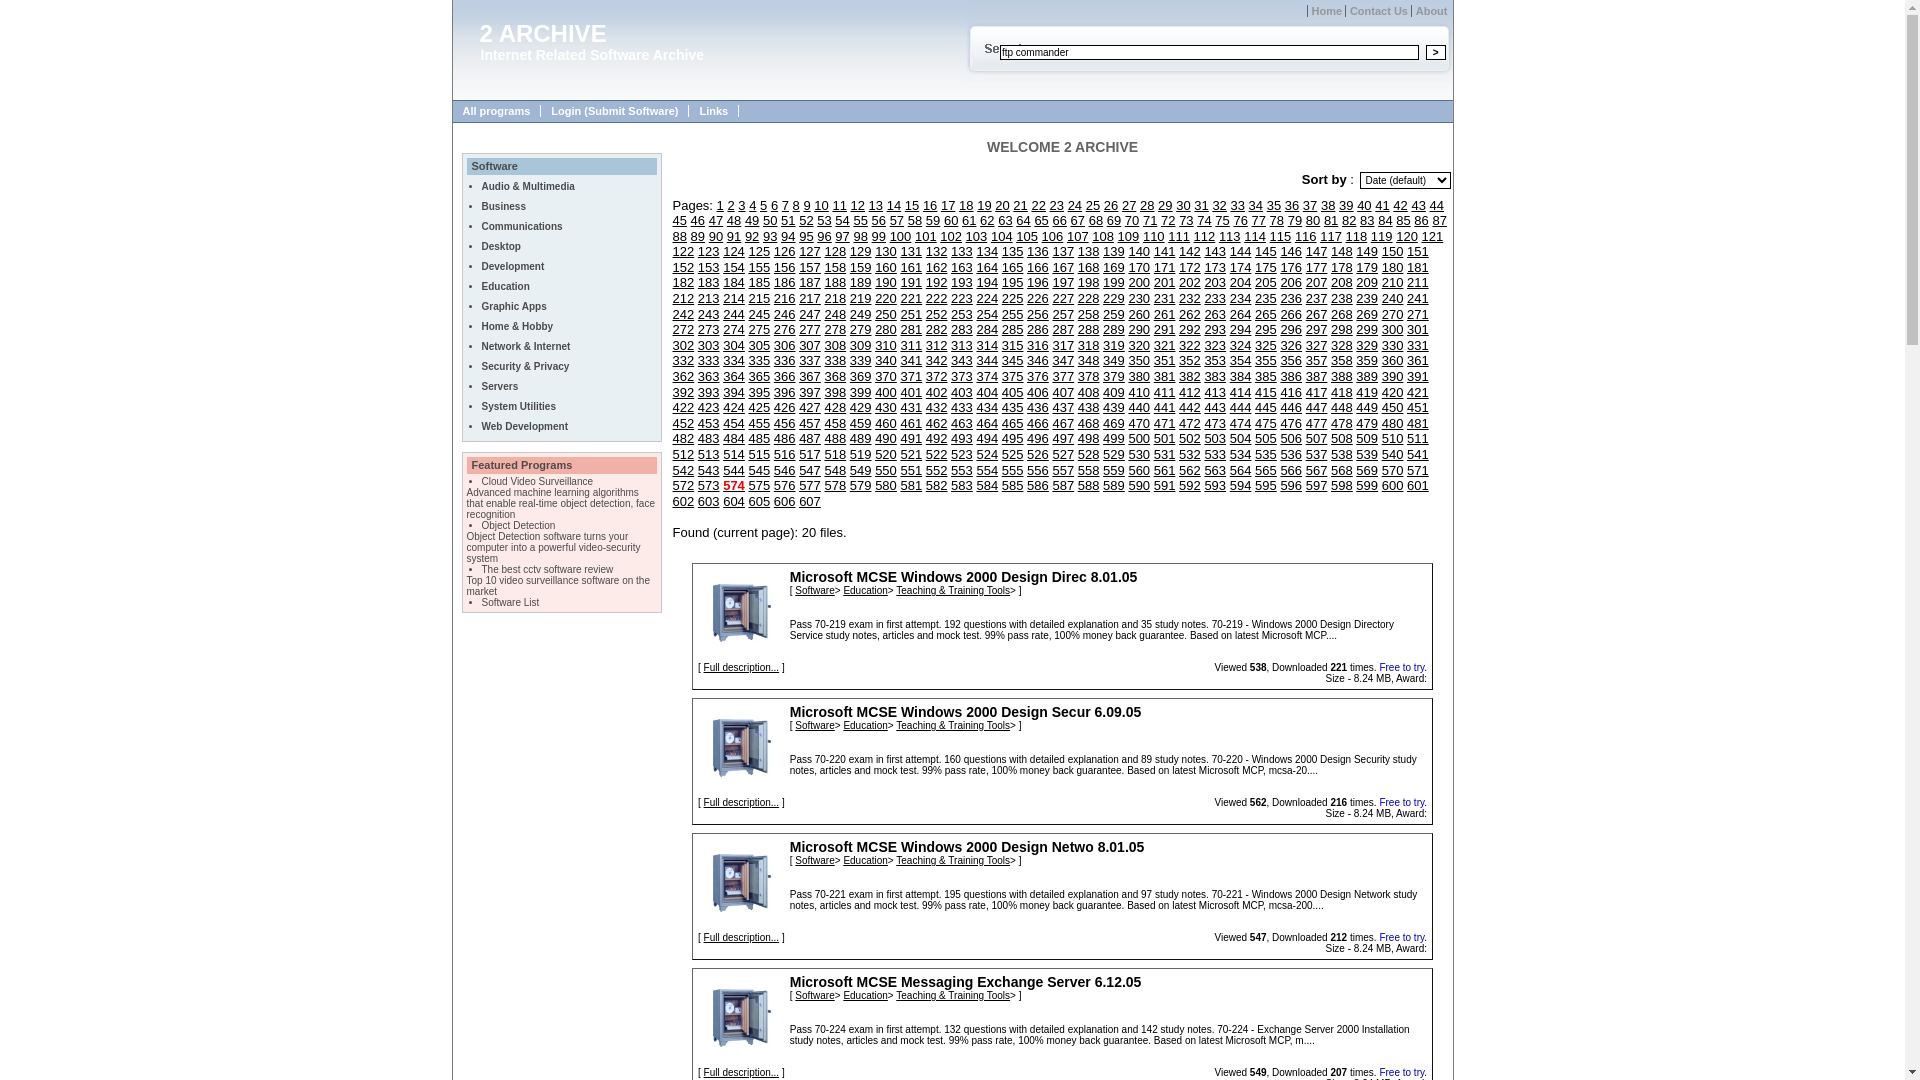 The image size is (1920, 1080). I want to click on '555', so click(1002, 470).